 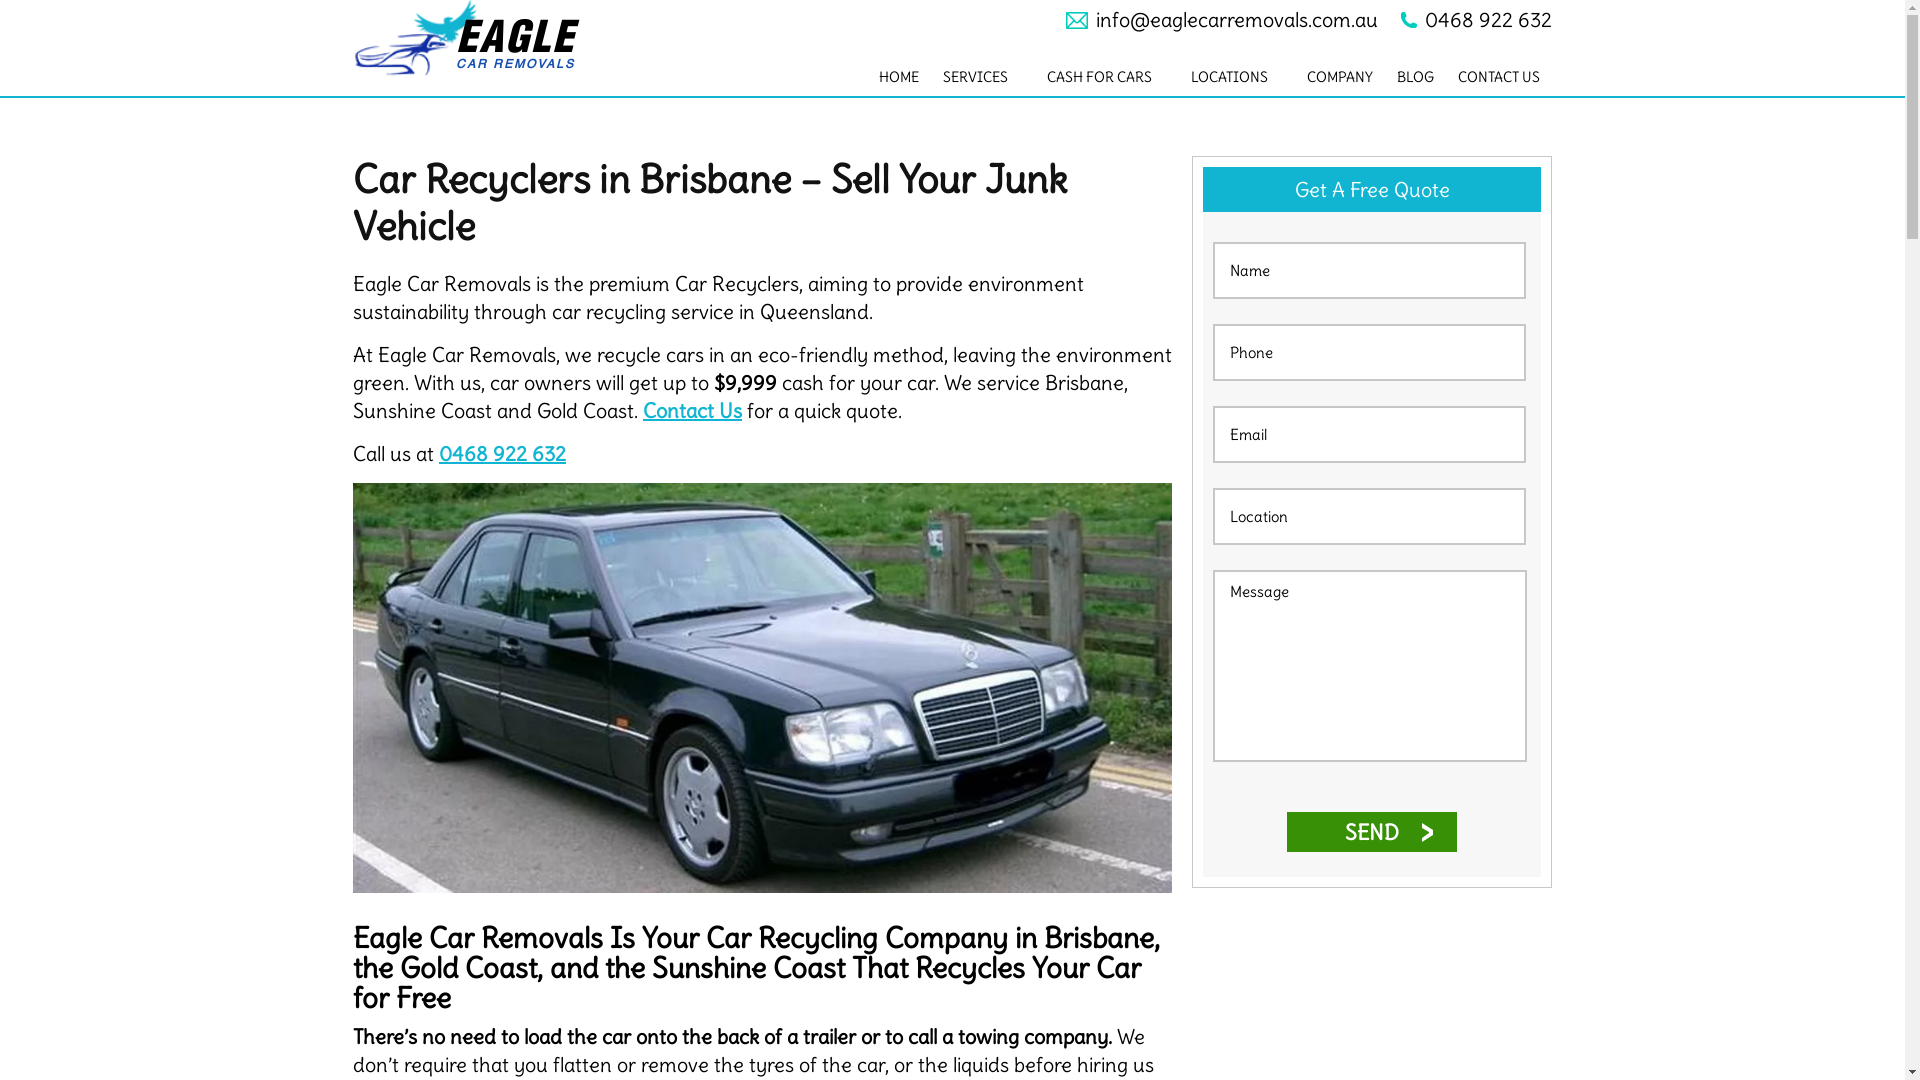 I want to click on '0468 922 632', so click(x=502, y=453).